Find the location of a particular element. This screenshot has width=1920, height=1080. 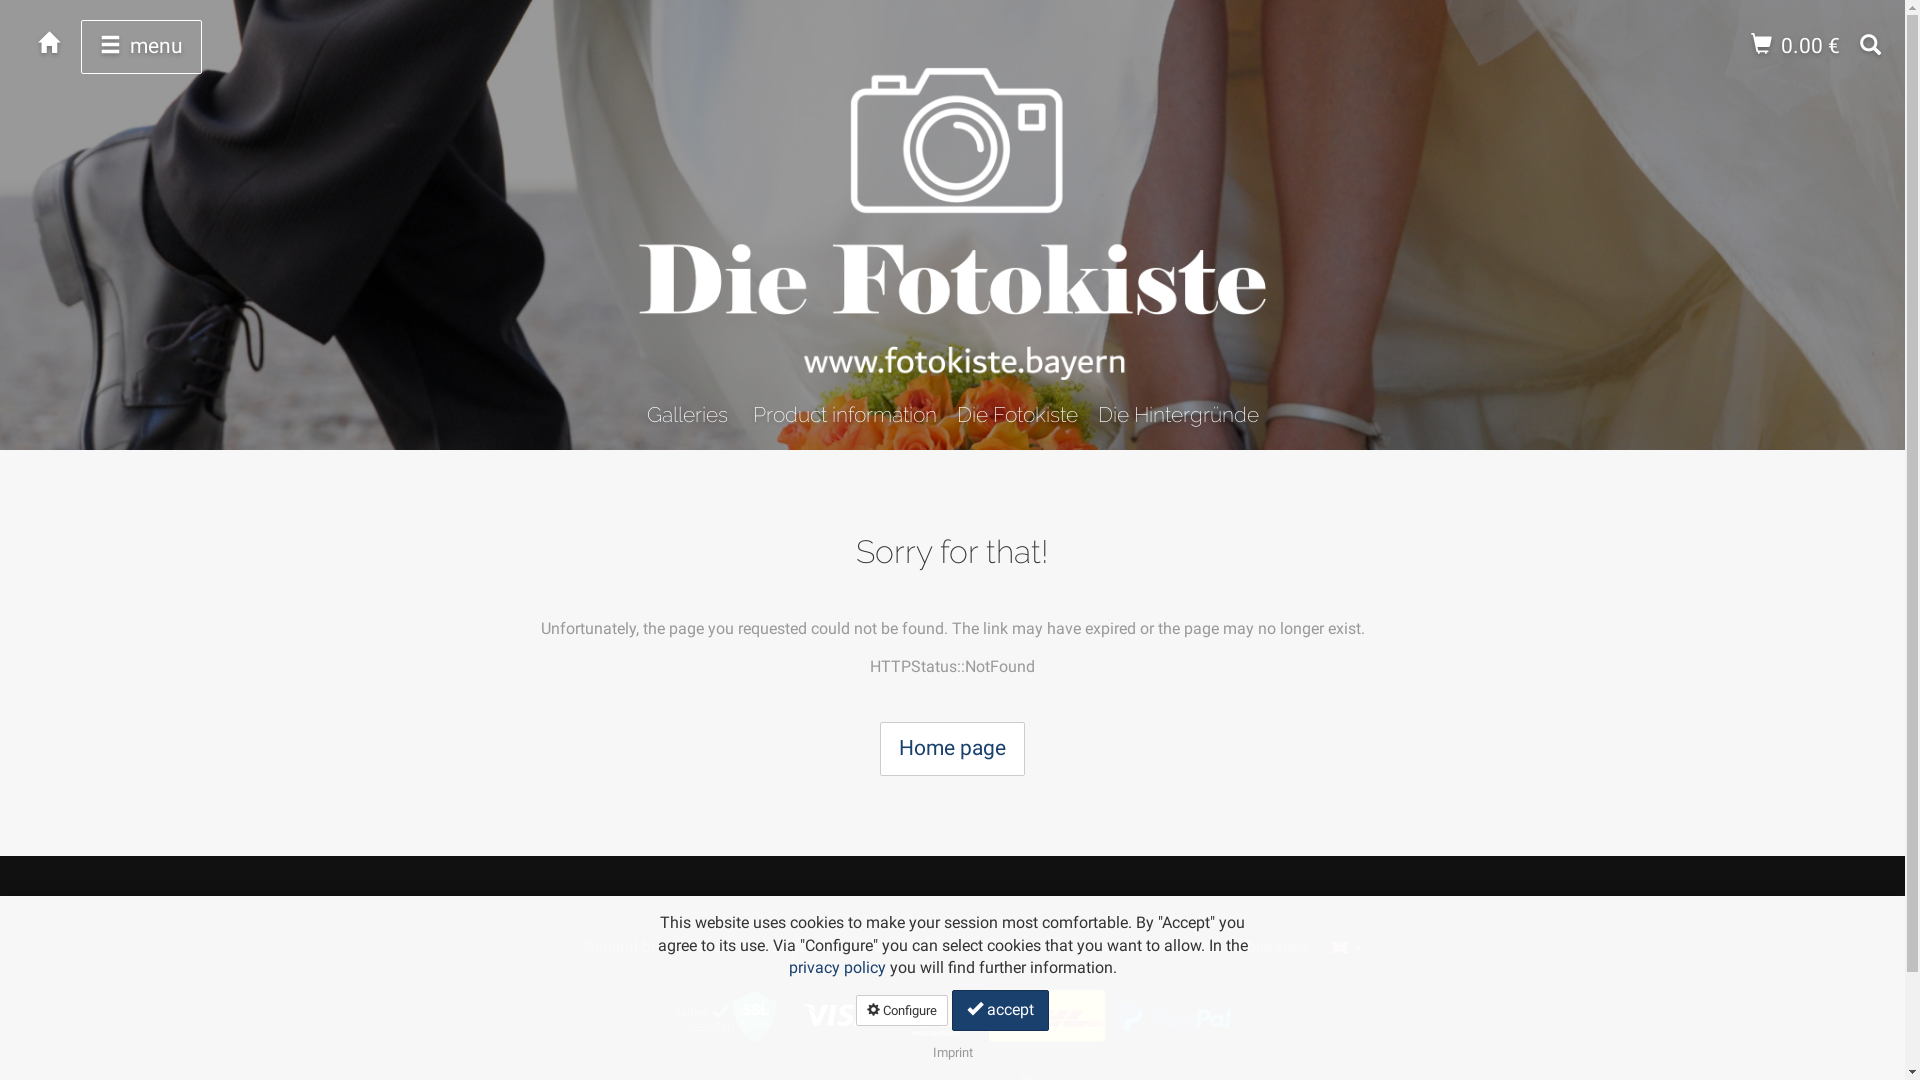

'menu' is located at coordinates (140, 45).